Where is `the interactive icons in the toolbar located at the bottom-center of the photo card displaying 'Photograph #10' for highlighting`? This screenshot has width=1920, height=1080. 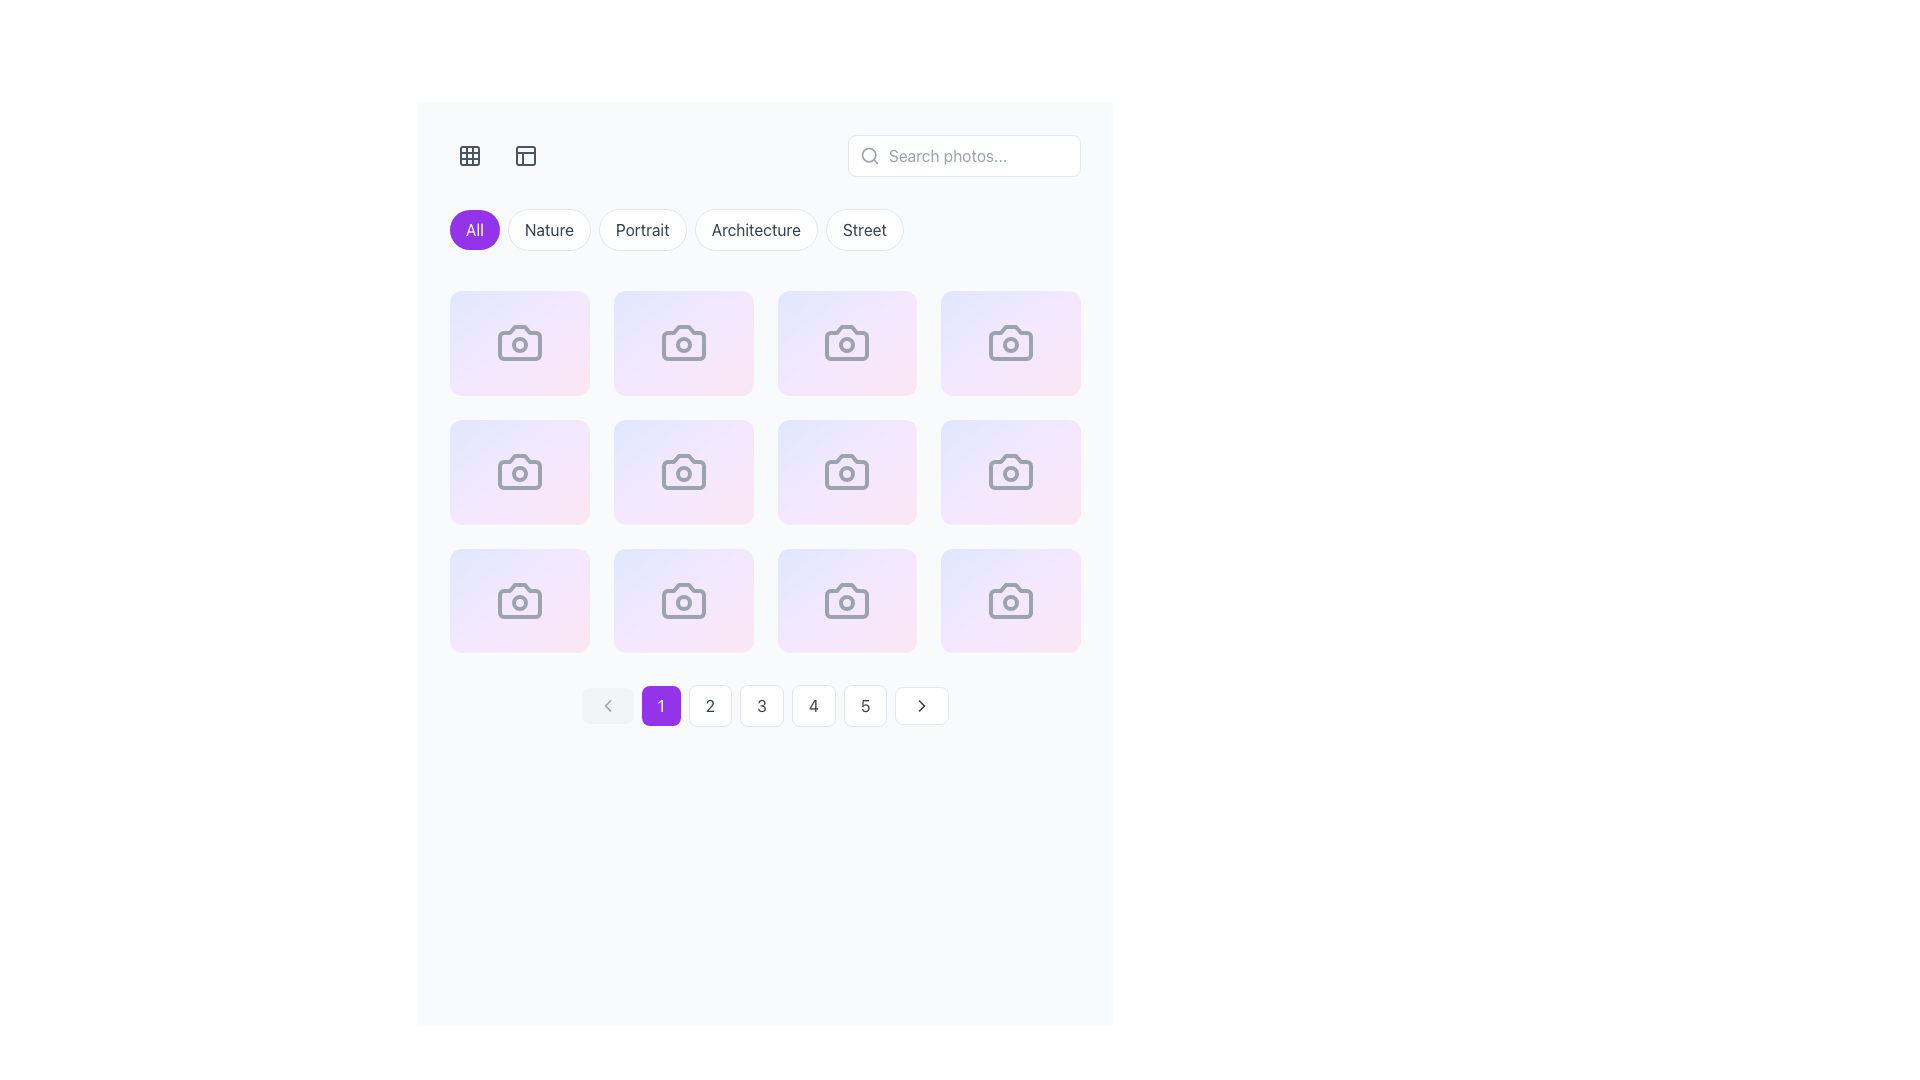 the interactive icons in the toolbar located at the bottom-center of the photo card displaying 'Photograph #10' for highlighting is located at coordinates (683, 619).